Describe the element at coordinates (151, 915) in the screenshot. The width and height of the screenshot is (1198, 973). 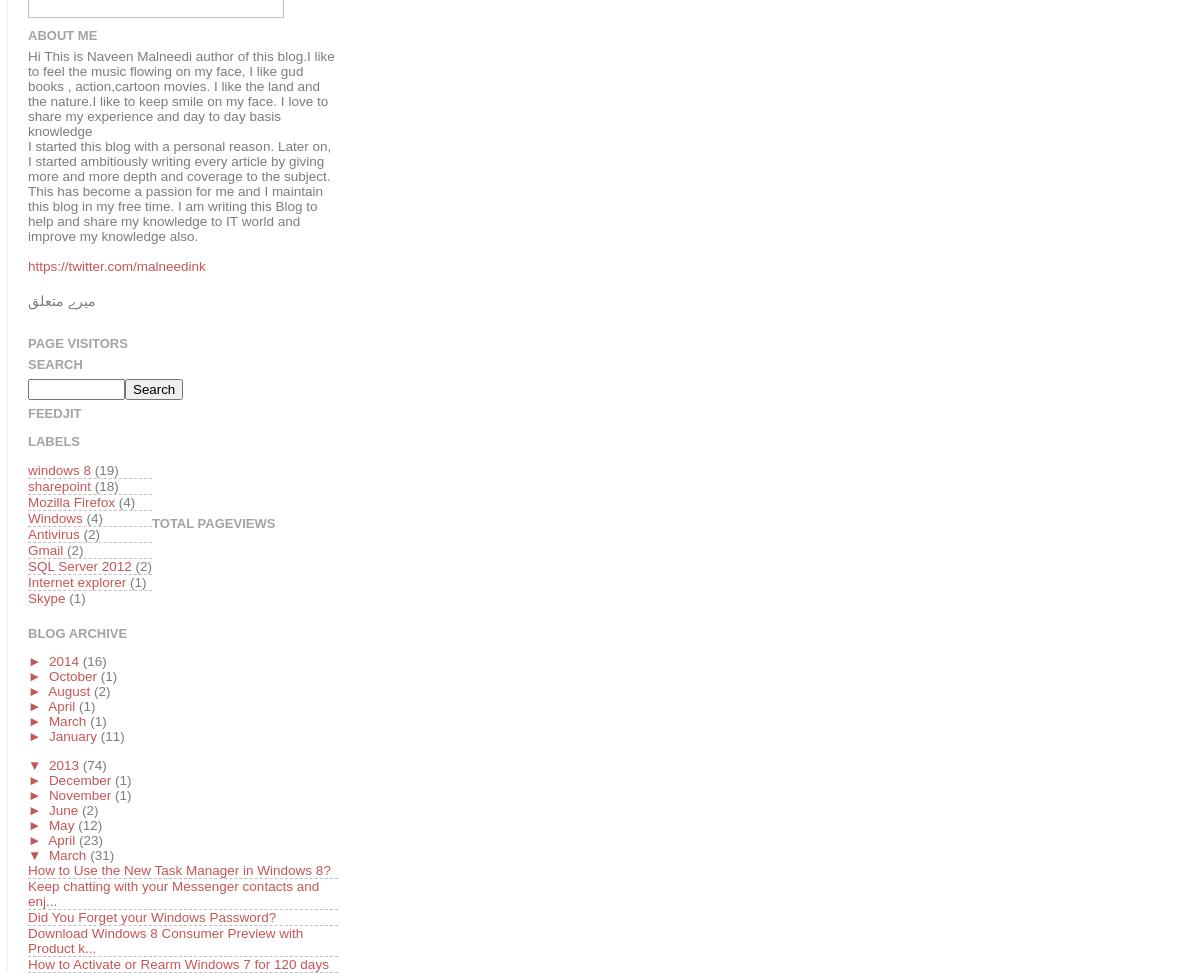
I see `'Did You Forget your Windows Password?'` at that location.